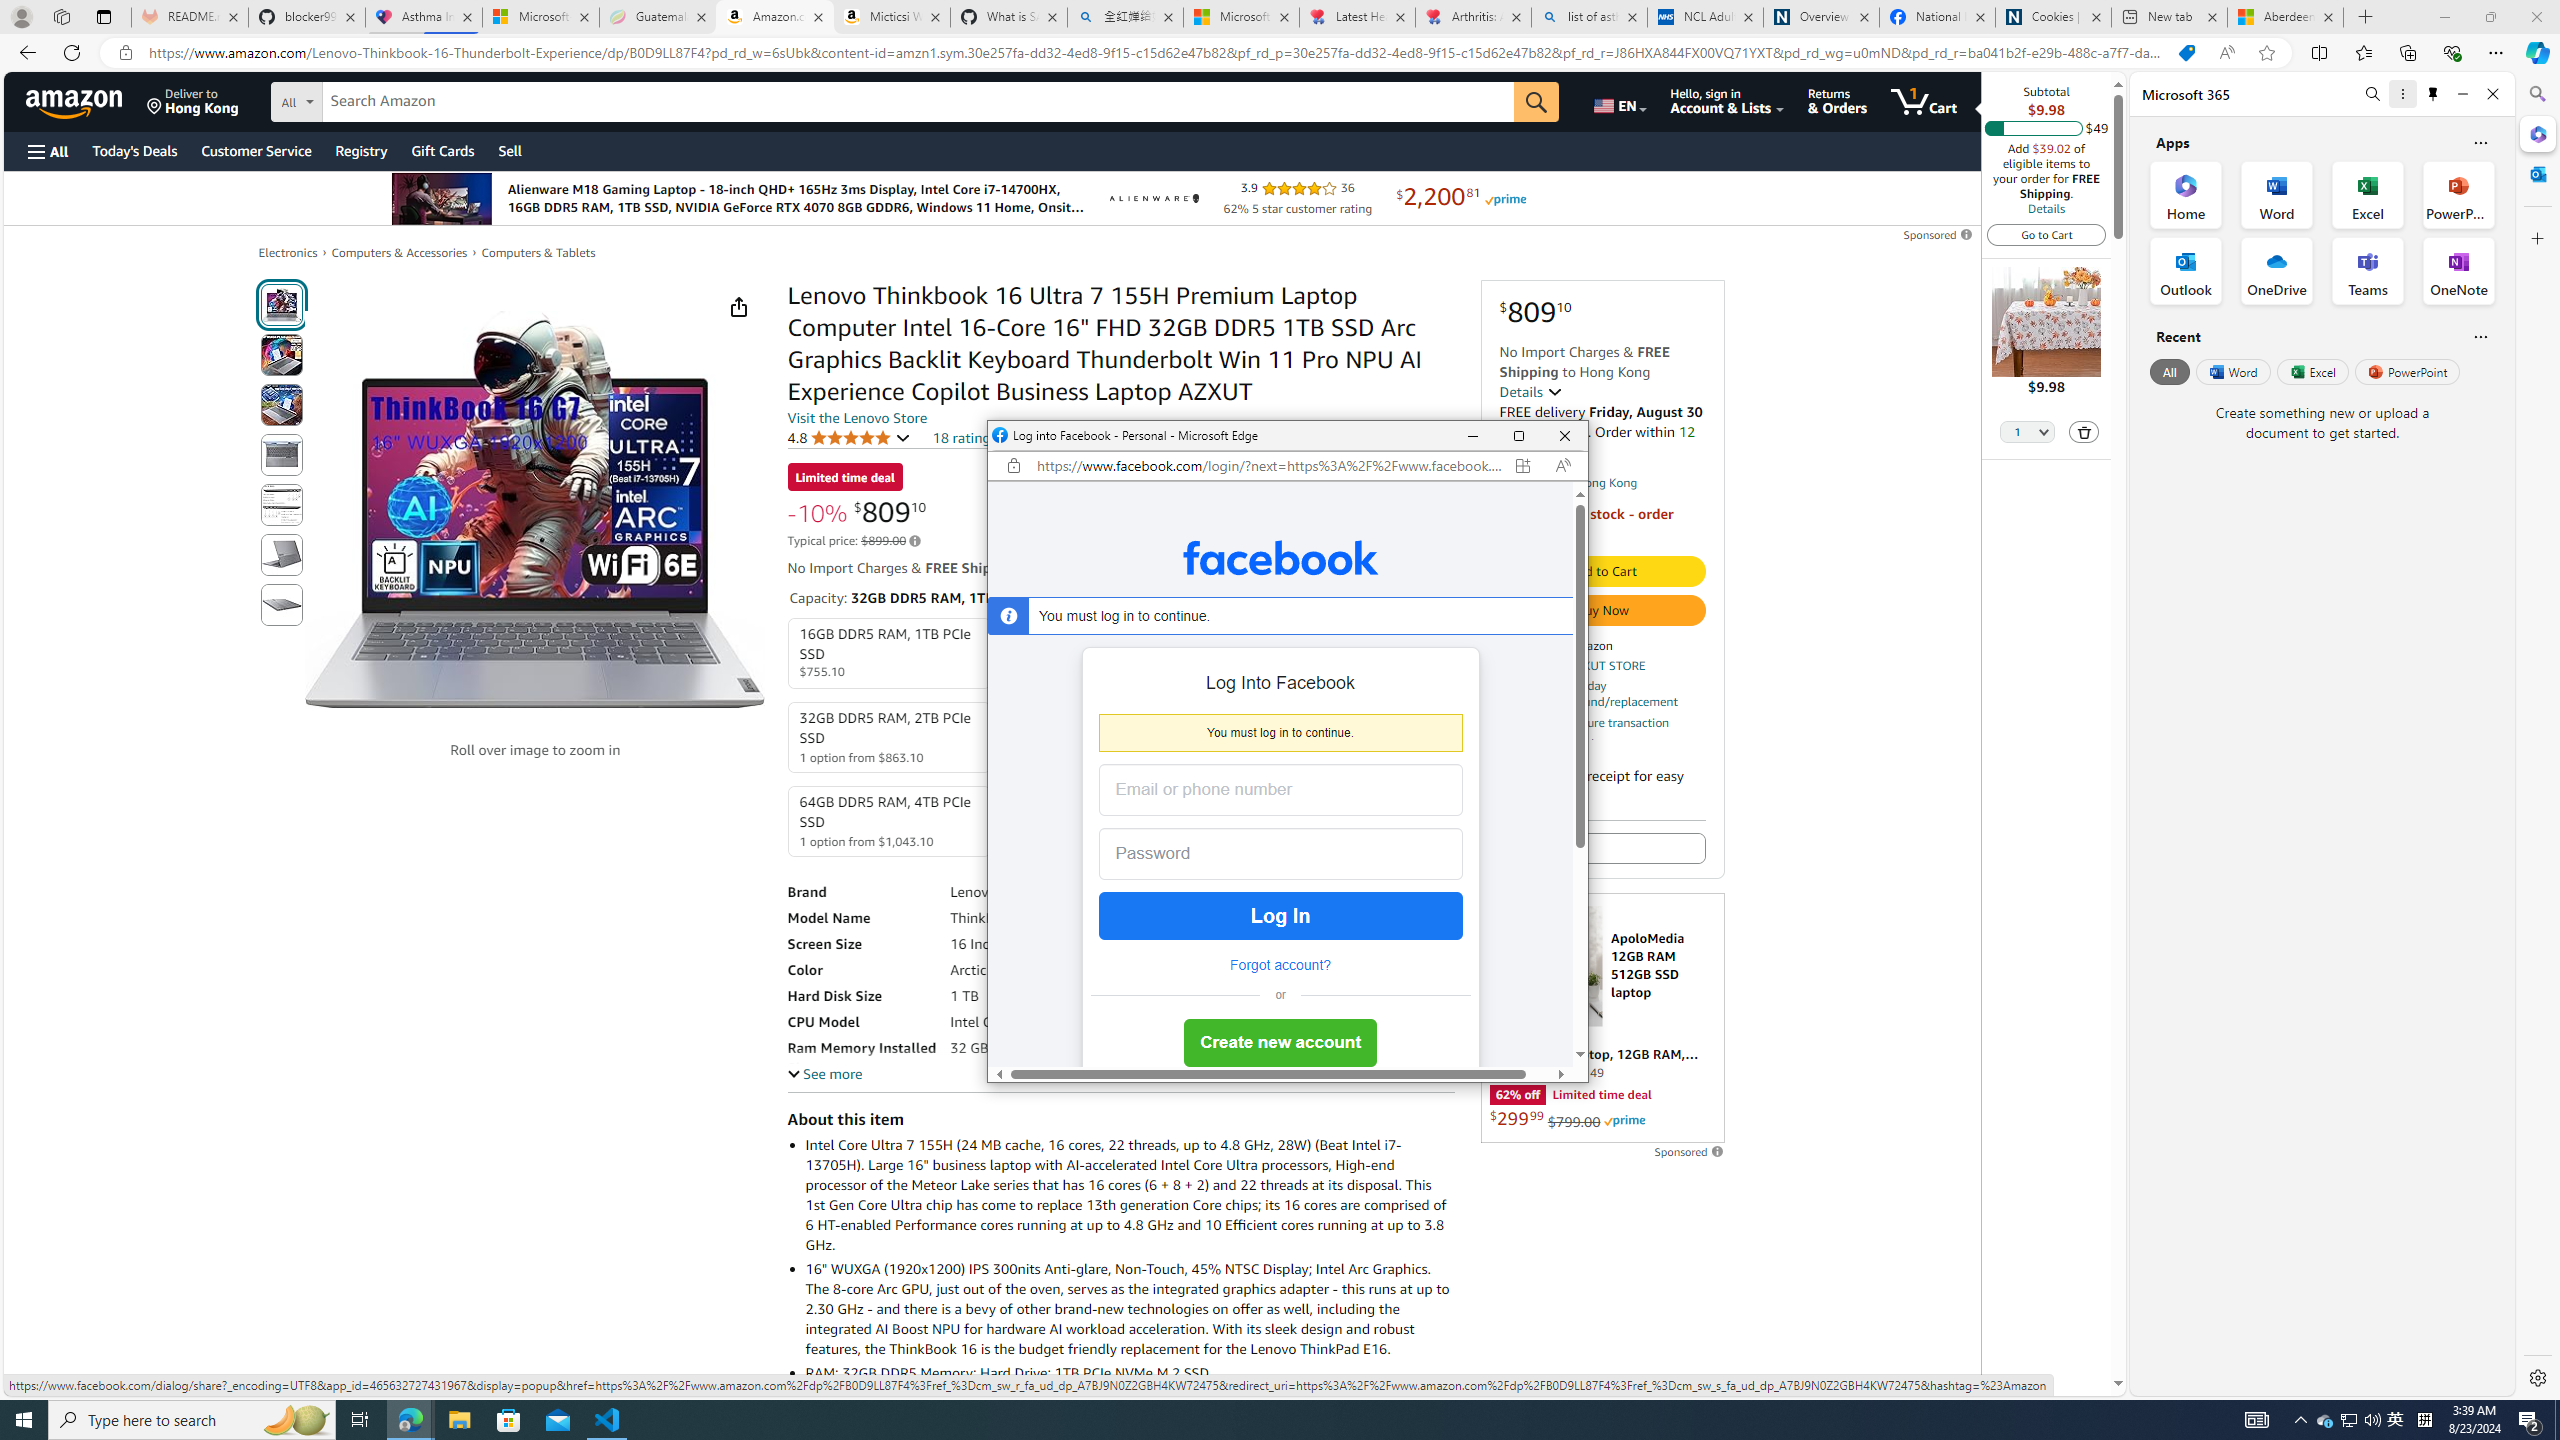  I want to click on 'Create new account', so click(1280, 1043).